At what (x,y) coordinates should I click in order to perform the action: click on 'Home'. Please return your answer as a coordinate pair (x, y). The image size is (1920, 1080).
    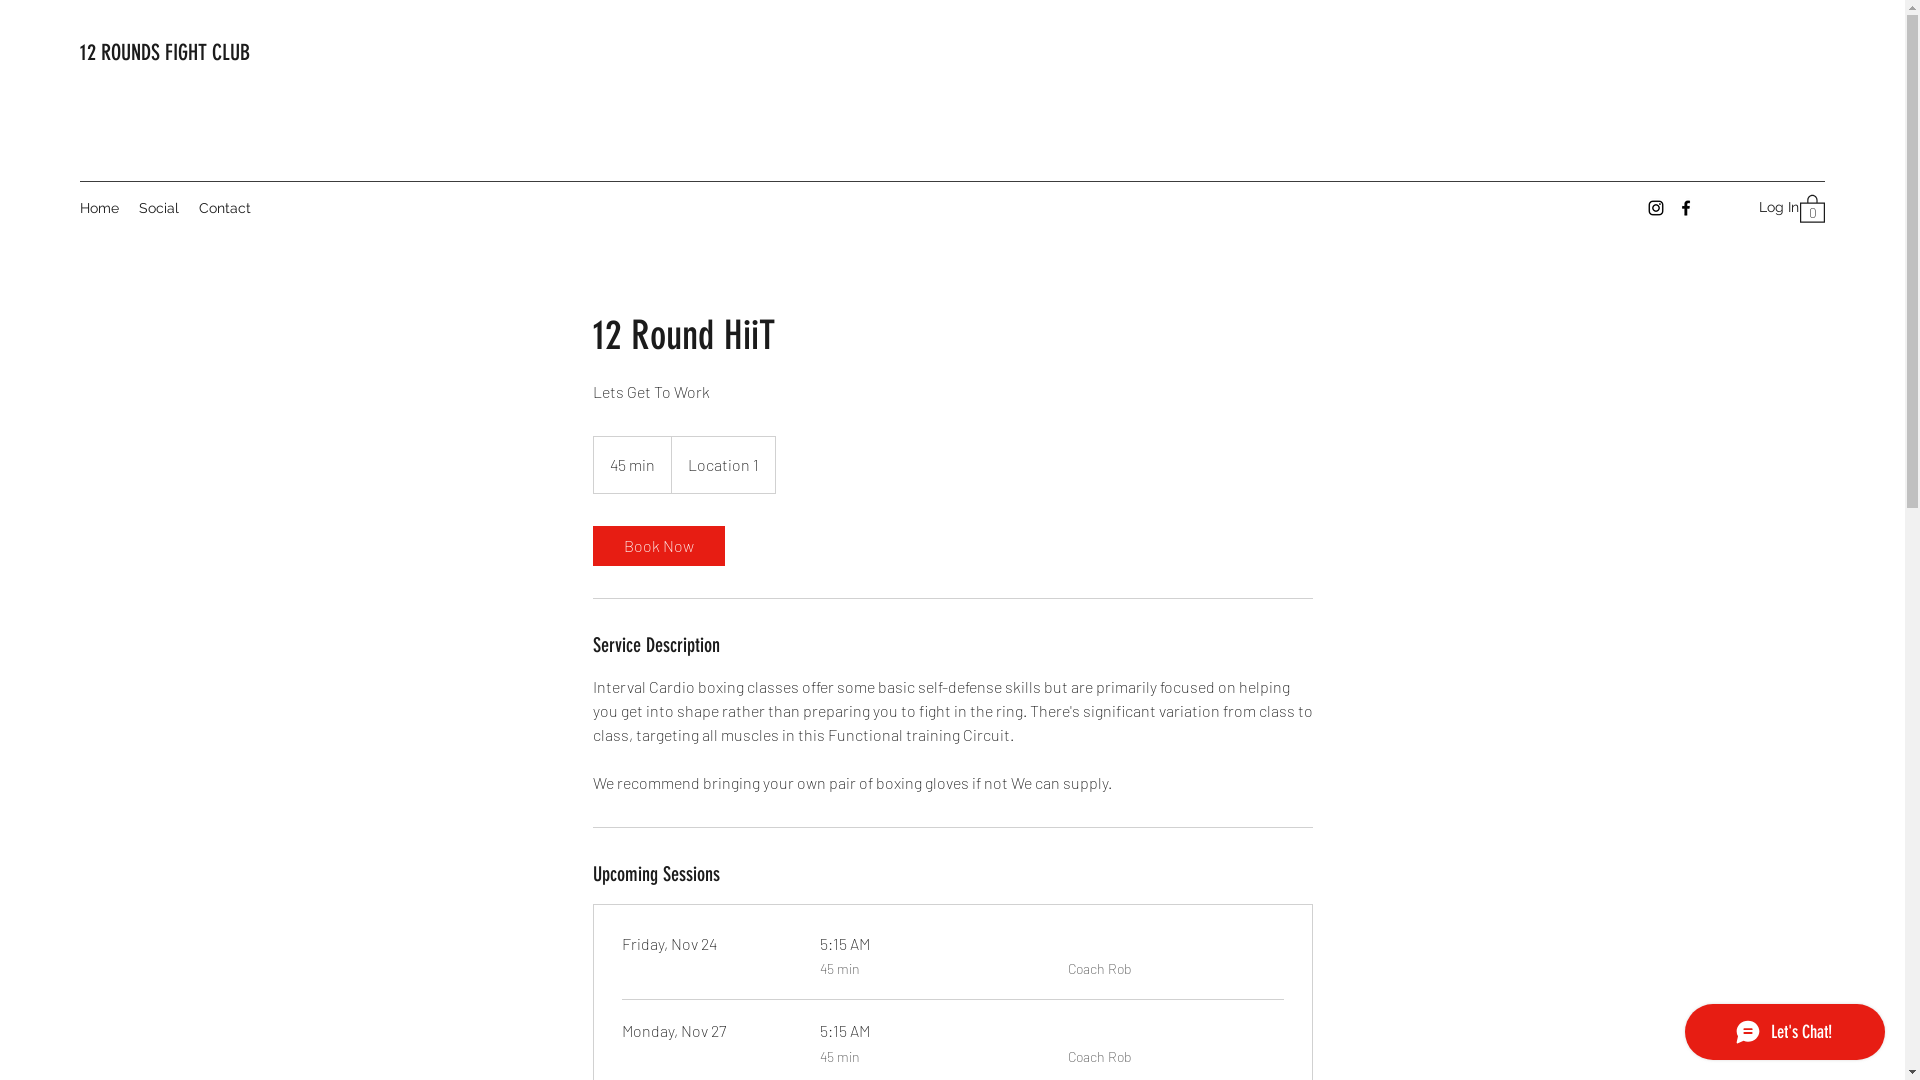
    Looking at the image, I should click on (98, 208).